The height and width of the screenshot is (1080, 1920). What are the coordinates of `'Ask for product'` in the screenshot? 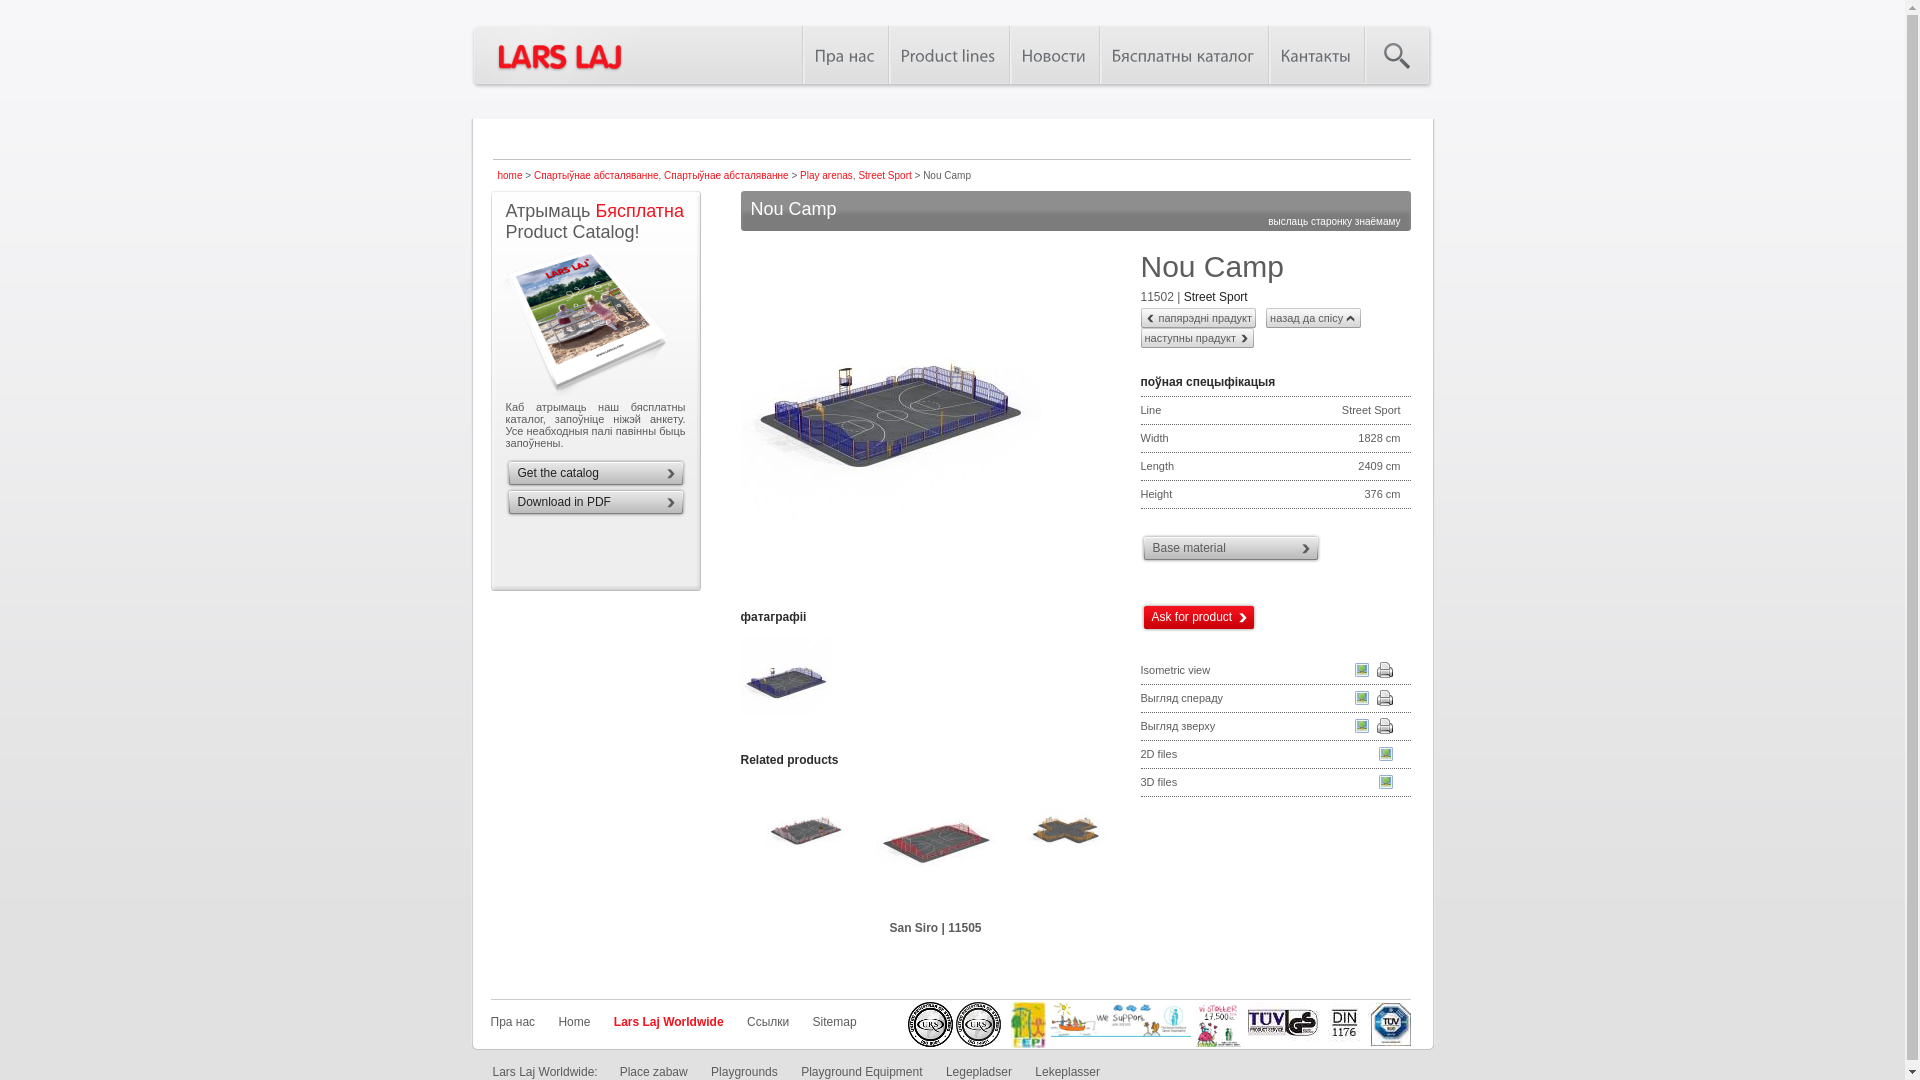 It's located at (1147, 616).